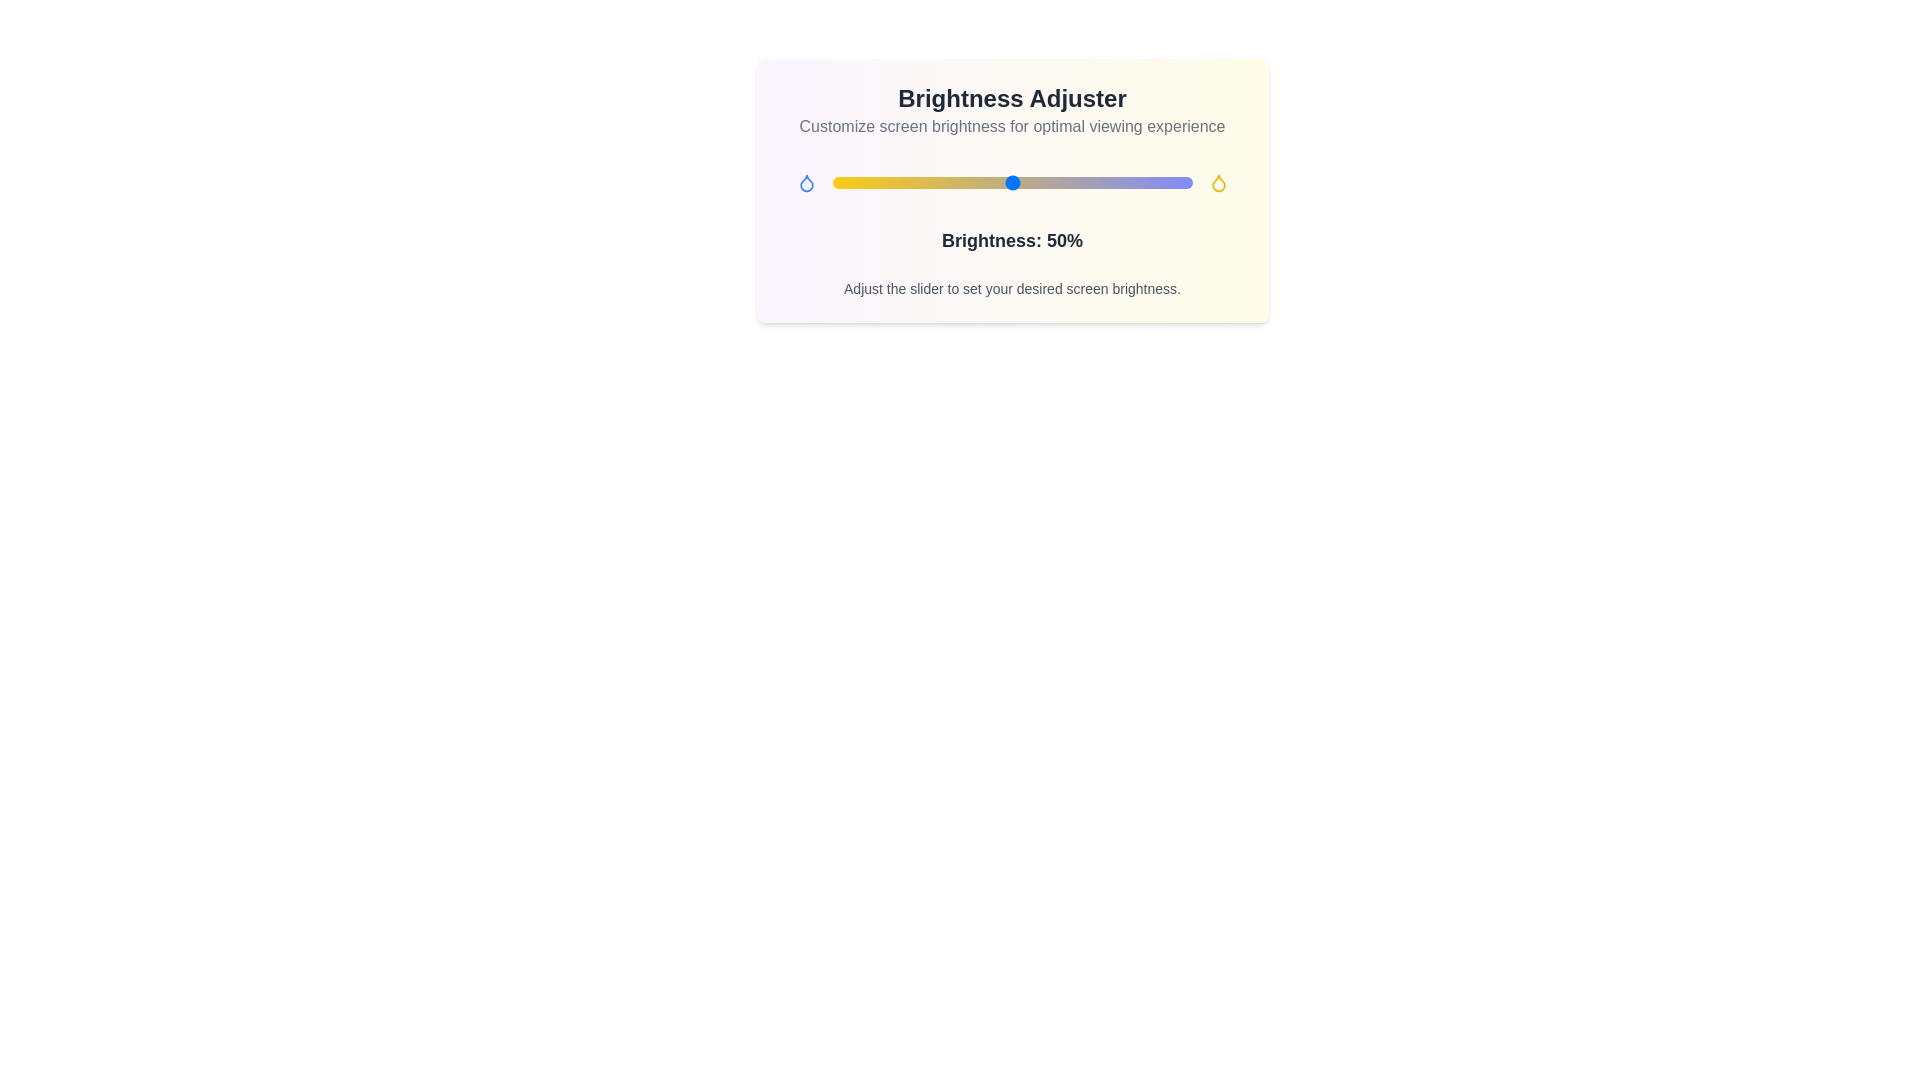  I want to click on the brightness slider to 3% to observe the gradient, so click(843, 182).